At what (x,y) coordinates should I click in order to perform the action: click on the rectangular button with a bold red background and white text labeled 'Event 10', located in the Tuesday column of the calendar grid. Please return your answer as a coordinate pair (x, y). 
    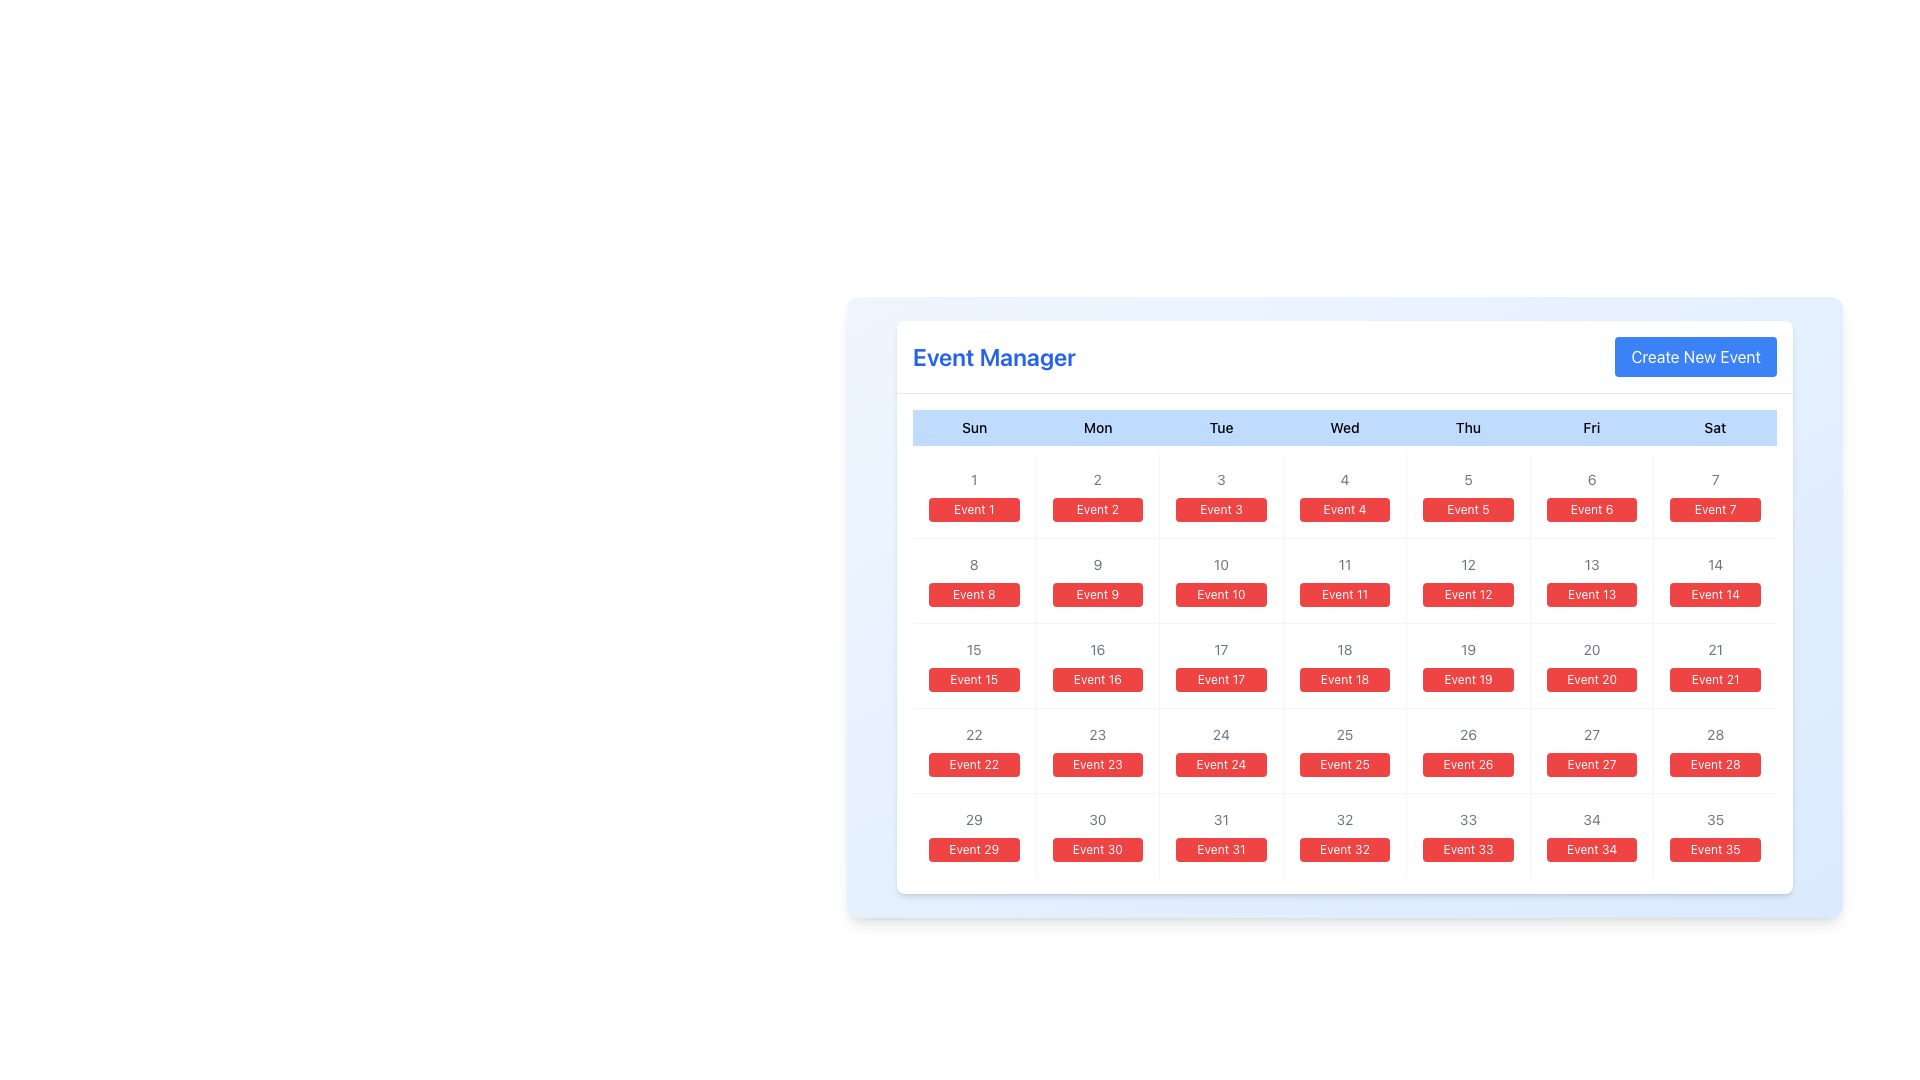
    Looking at the image, I should click on (1220, 593).